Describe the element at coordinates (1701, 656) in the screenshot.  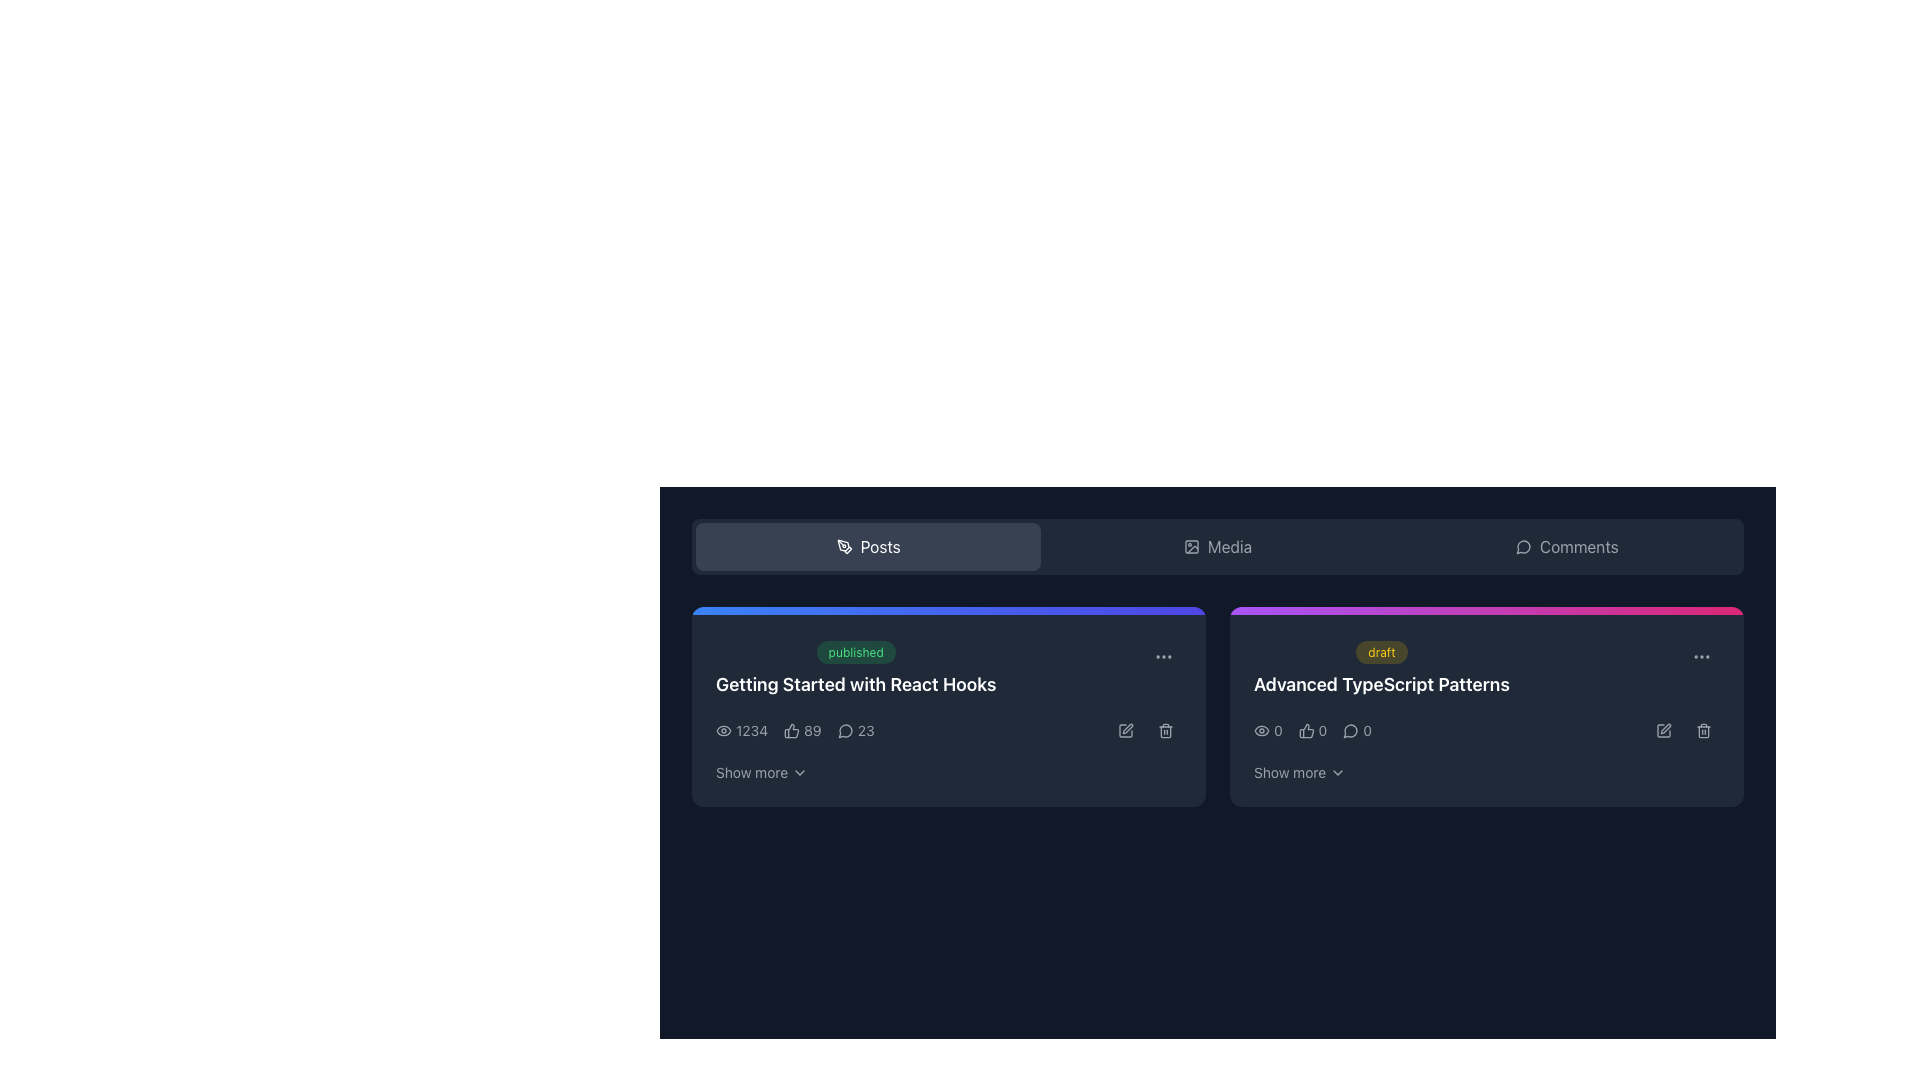
I see `the round icon button with three horizontal dots located` at that location.